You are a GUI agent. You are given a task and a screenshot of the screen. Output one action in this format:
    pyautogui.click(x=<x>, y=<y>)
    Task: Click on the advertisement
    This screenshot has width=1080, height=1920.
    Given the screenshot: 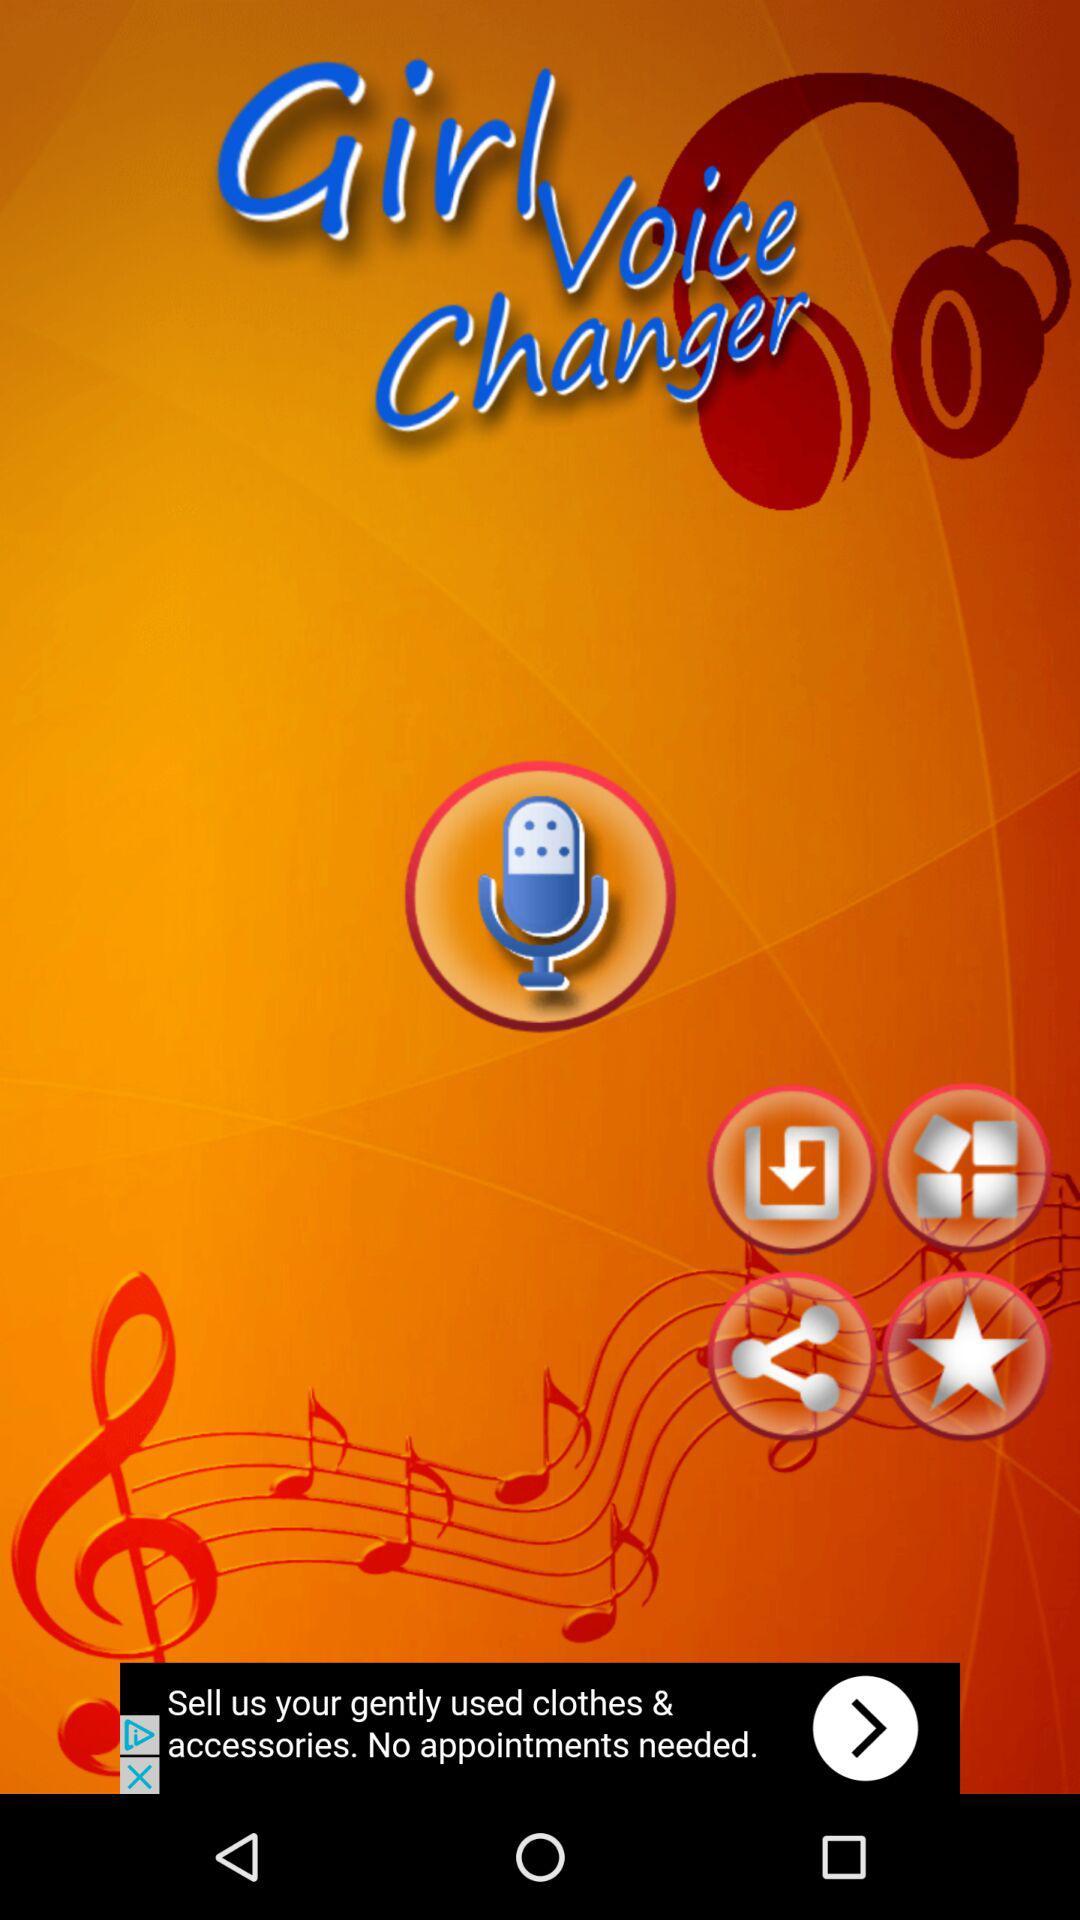 What is the action you would take?
    pyautogui.click(x=540, y=1727)
    